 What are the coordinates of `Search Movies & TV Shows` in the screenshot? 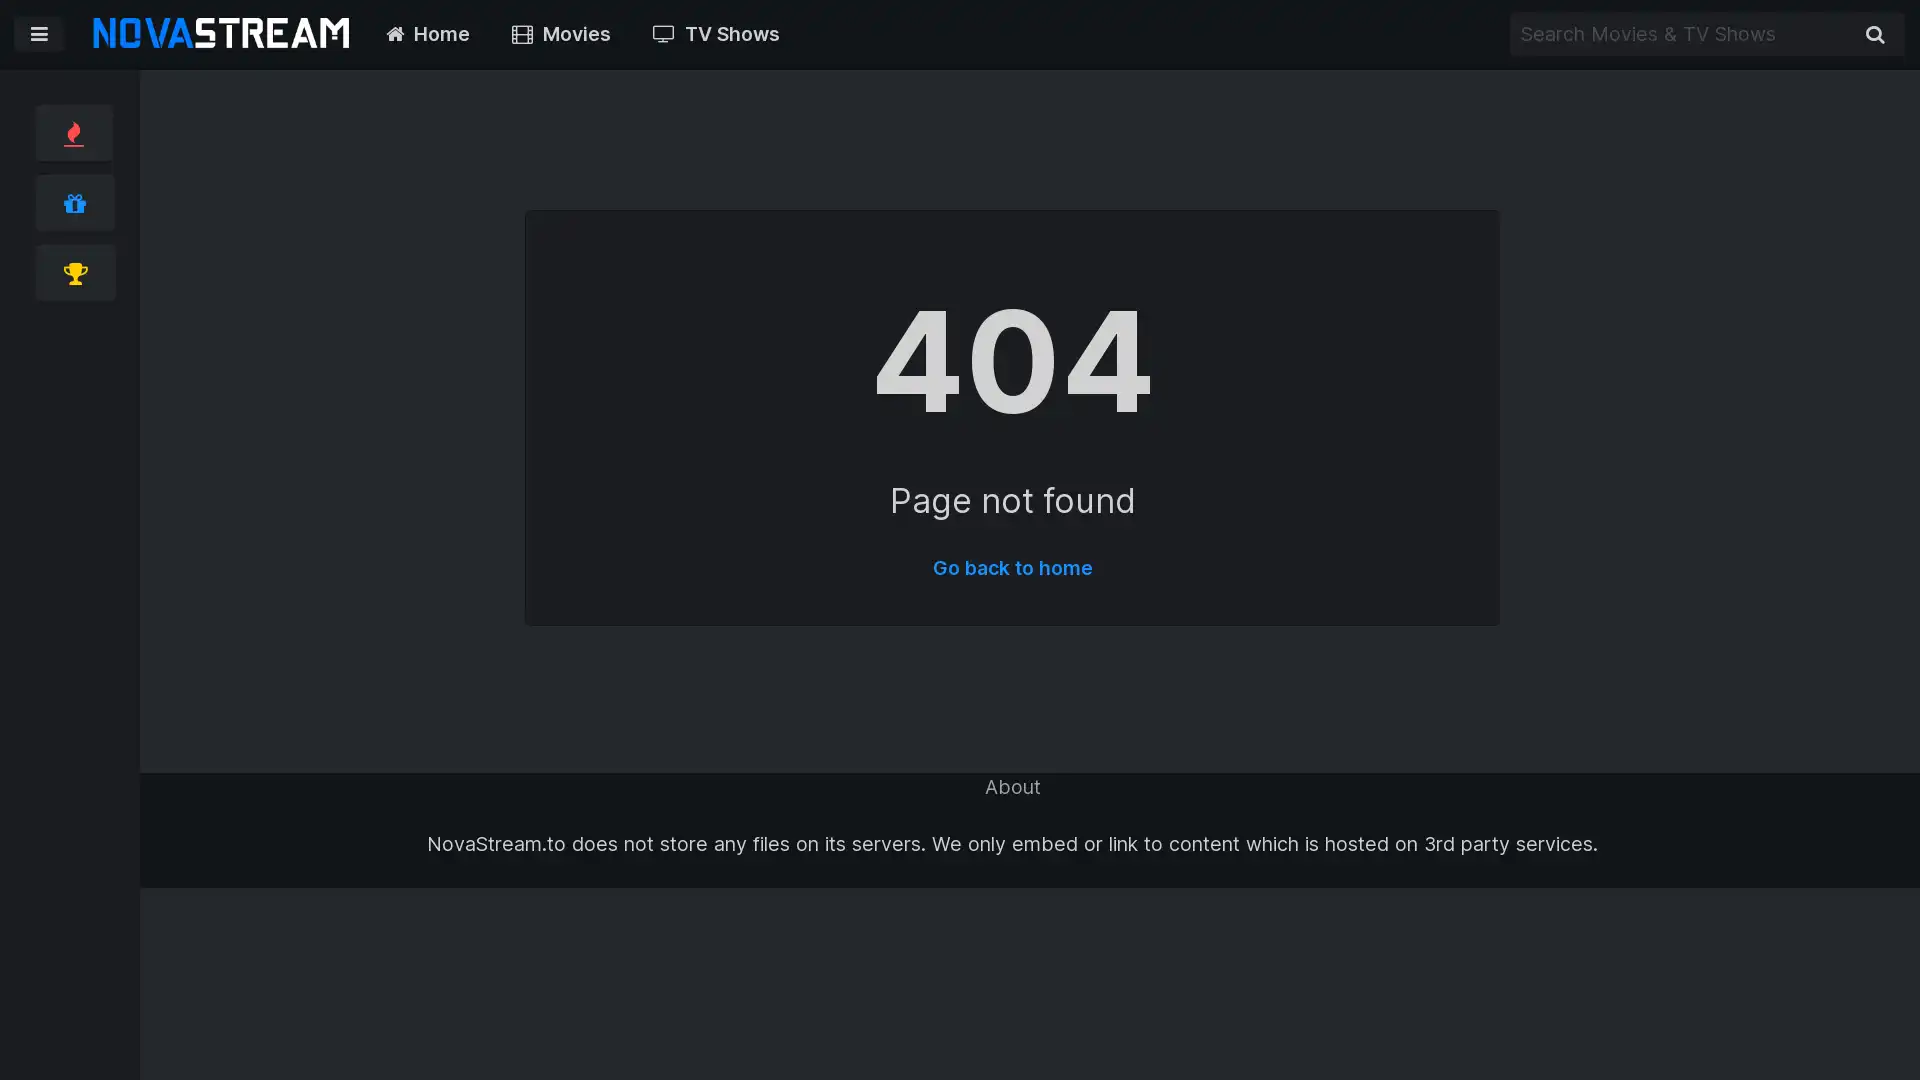 It's located at (1874, 34).